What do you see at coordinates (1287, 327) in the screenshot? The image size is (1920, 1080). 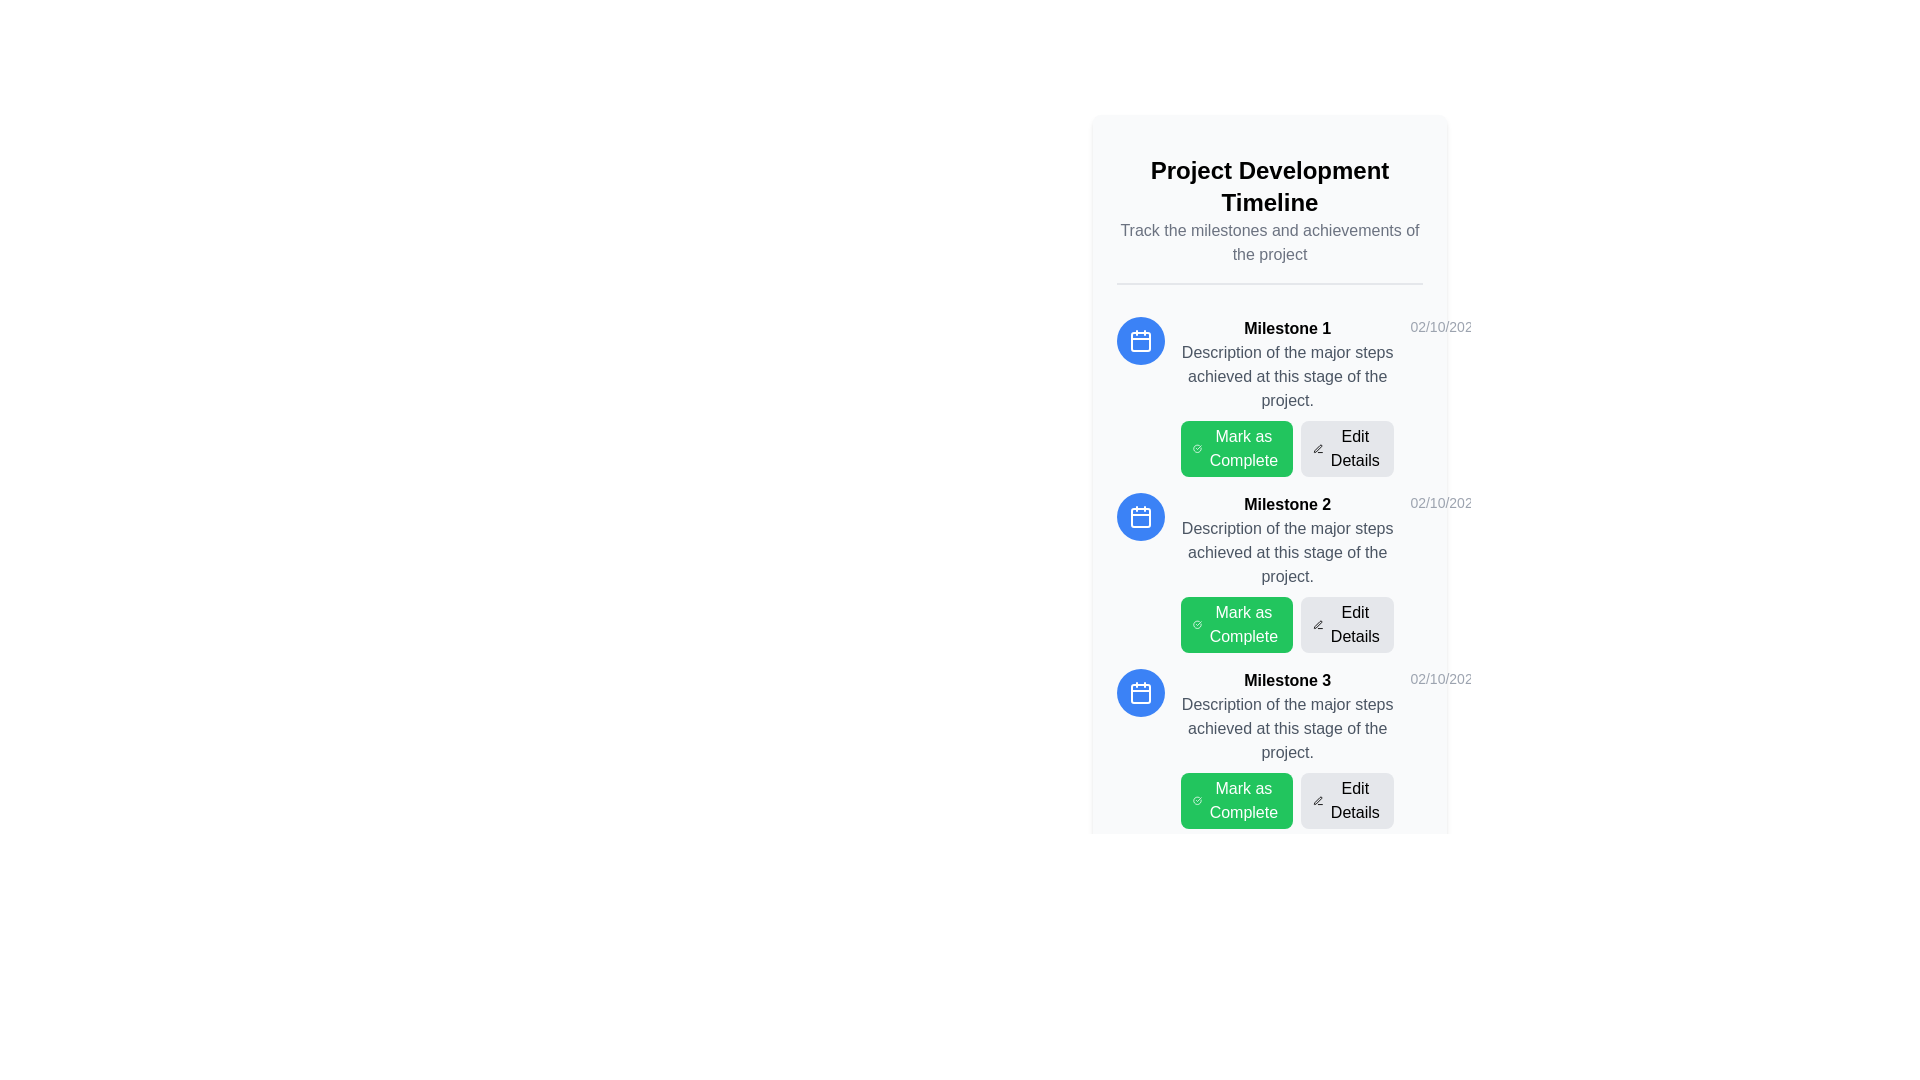 I see `the bold text 'Milestone 1' which is part of the timeline section, located above the descriptive text and adjacent to action buttons` at bounding box center [1287, 327].